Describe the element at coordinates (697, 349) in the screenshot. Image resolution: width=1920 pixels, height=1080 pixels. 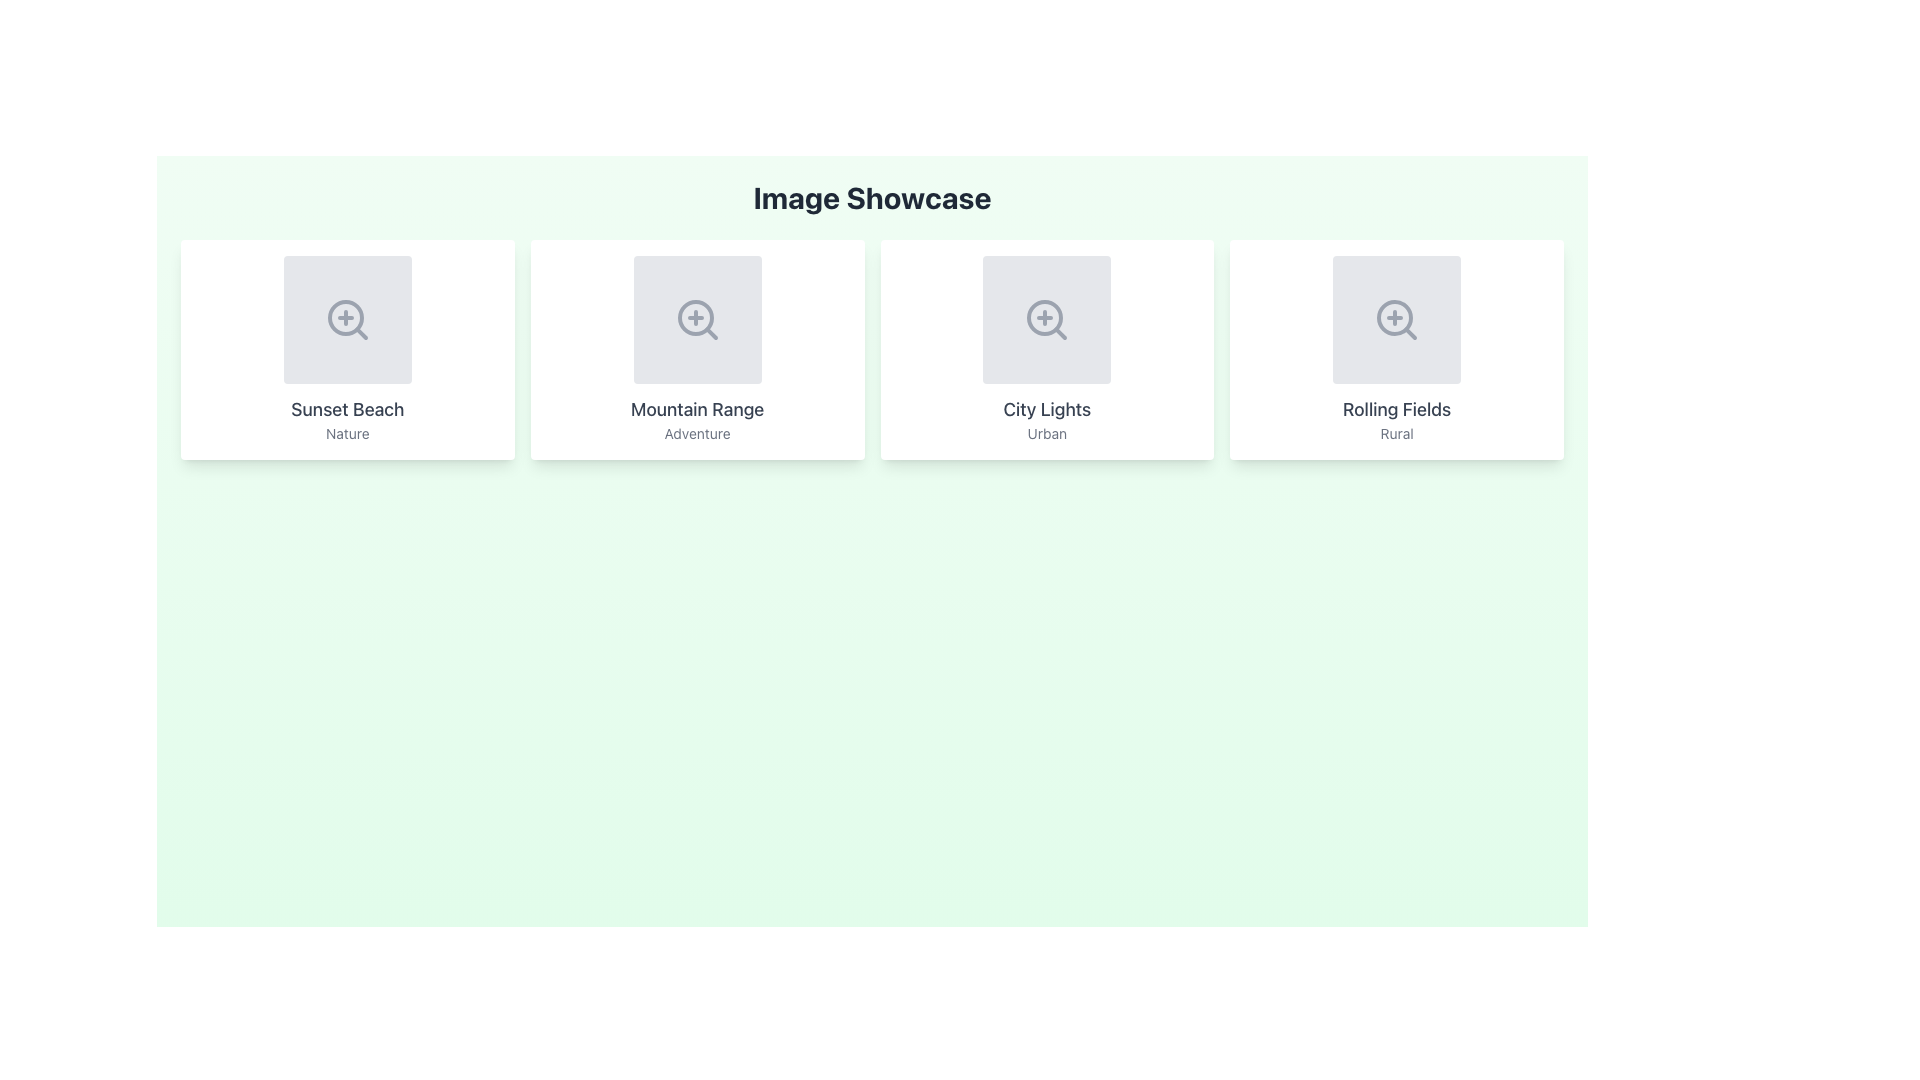
I see `the 'Mountain Range' card located` at that location.